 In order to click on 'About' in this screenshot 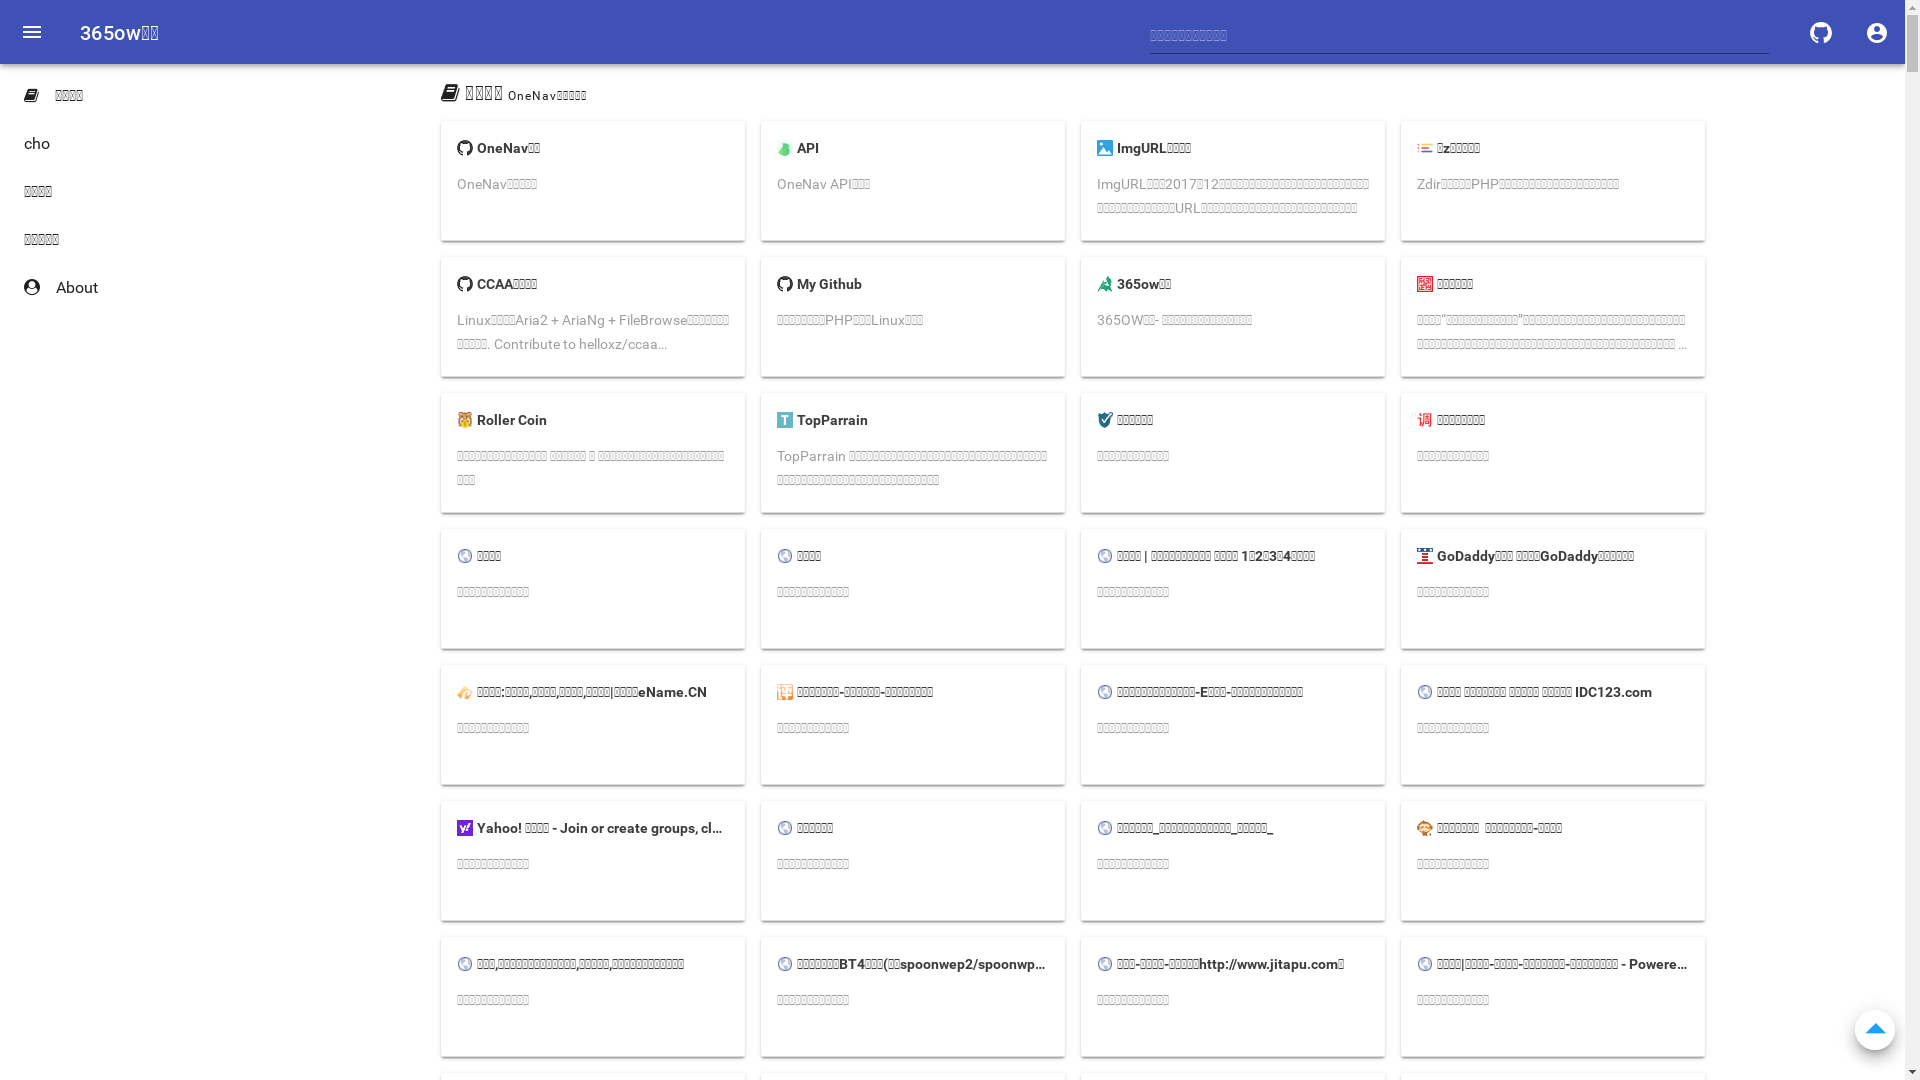, I will do `click(119, 288)`.